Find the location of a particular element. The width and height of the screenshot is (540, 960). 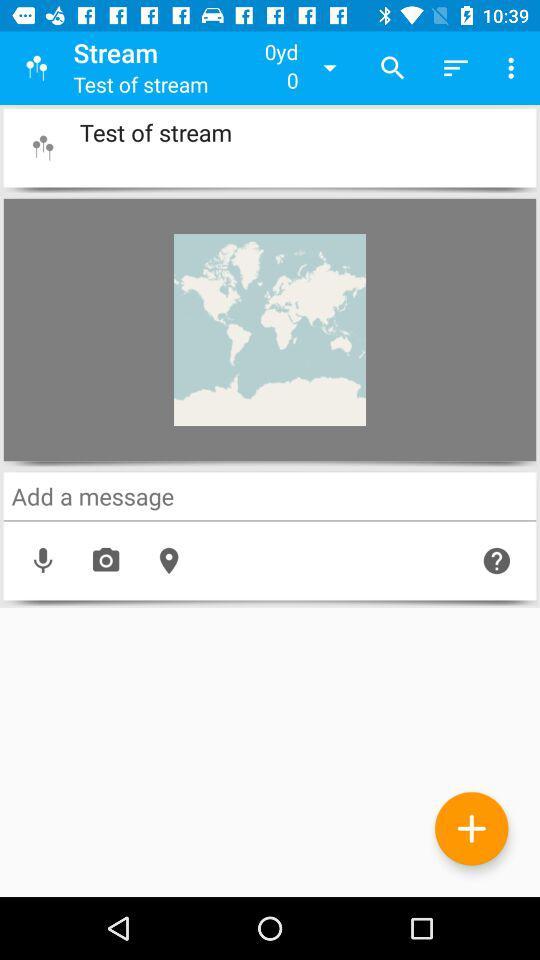

a message here is located at coordinates (270, 495).